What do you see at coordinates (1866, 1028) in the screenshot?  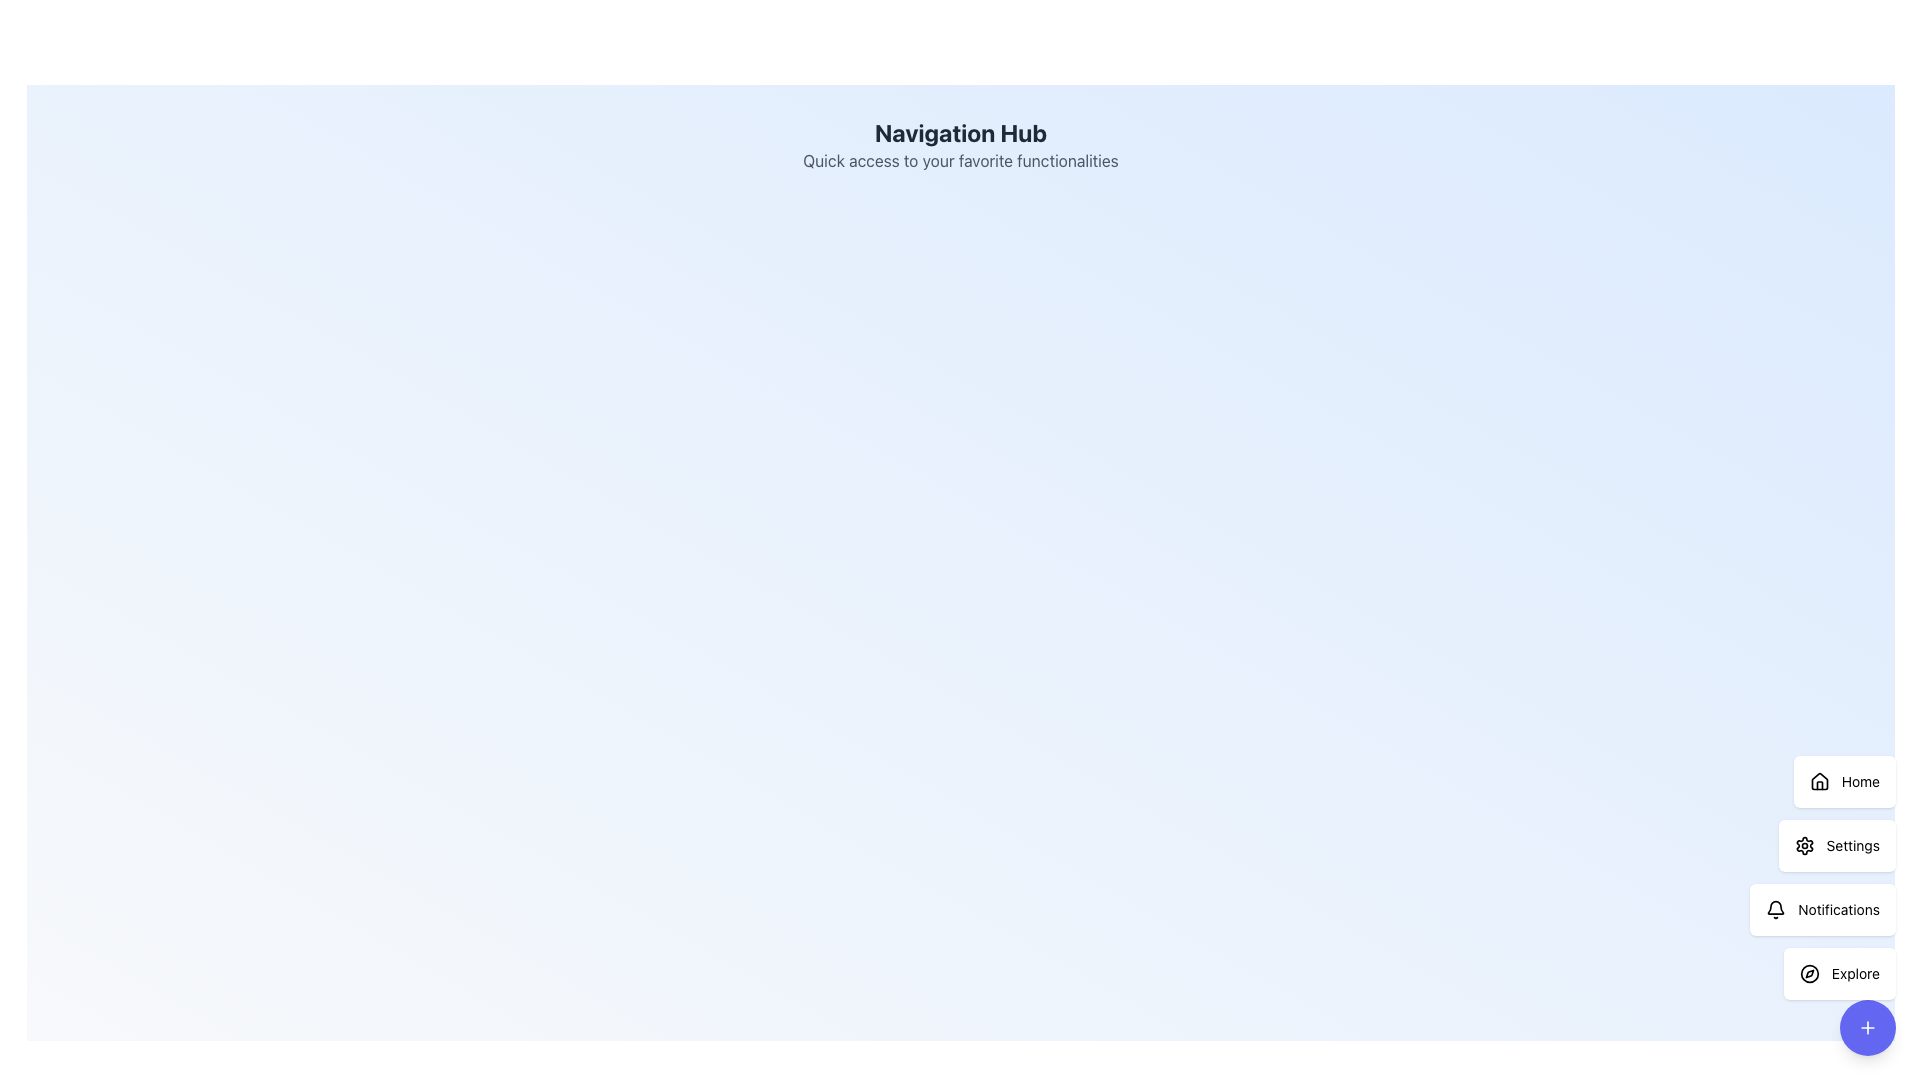 I see `the circular indigo button with a white plus sign located in the bottom-right corner` at bounding box center [1866, 1028].